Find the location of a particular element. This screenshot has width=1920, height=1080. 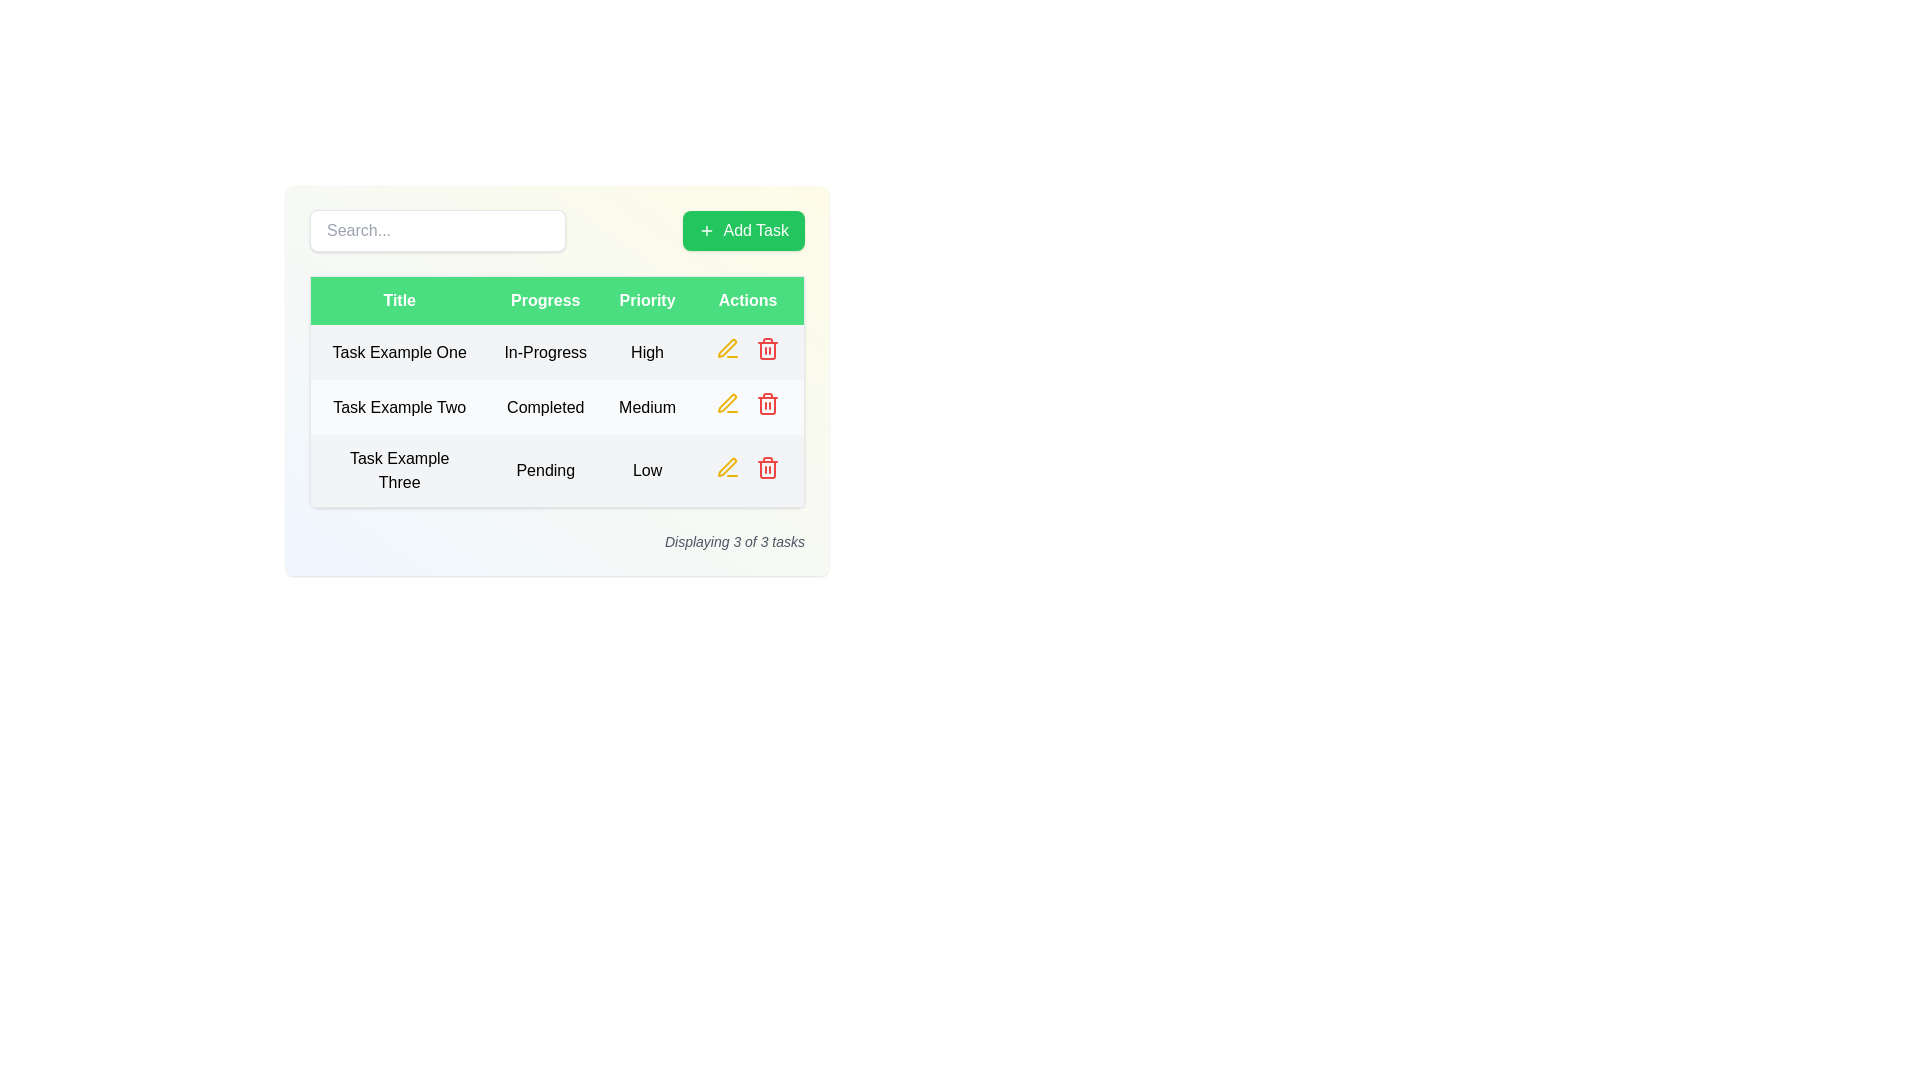

the interactive area styled with padding in the 'Actions' column of the third row associated with 'Task Example Three' is located at coordinates (747, 470).